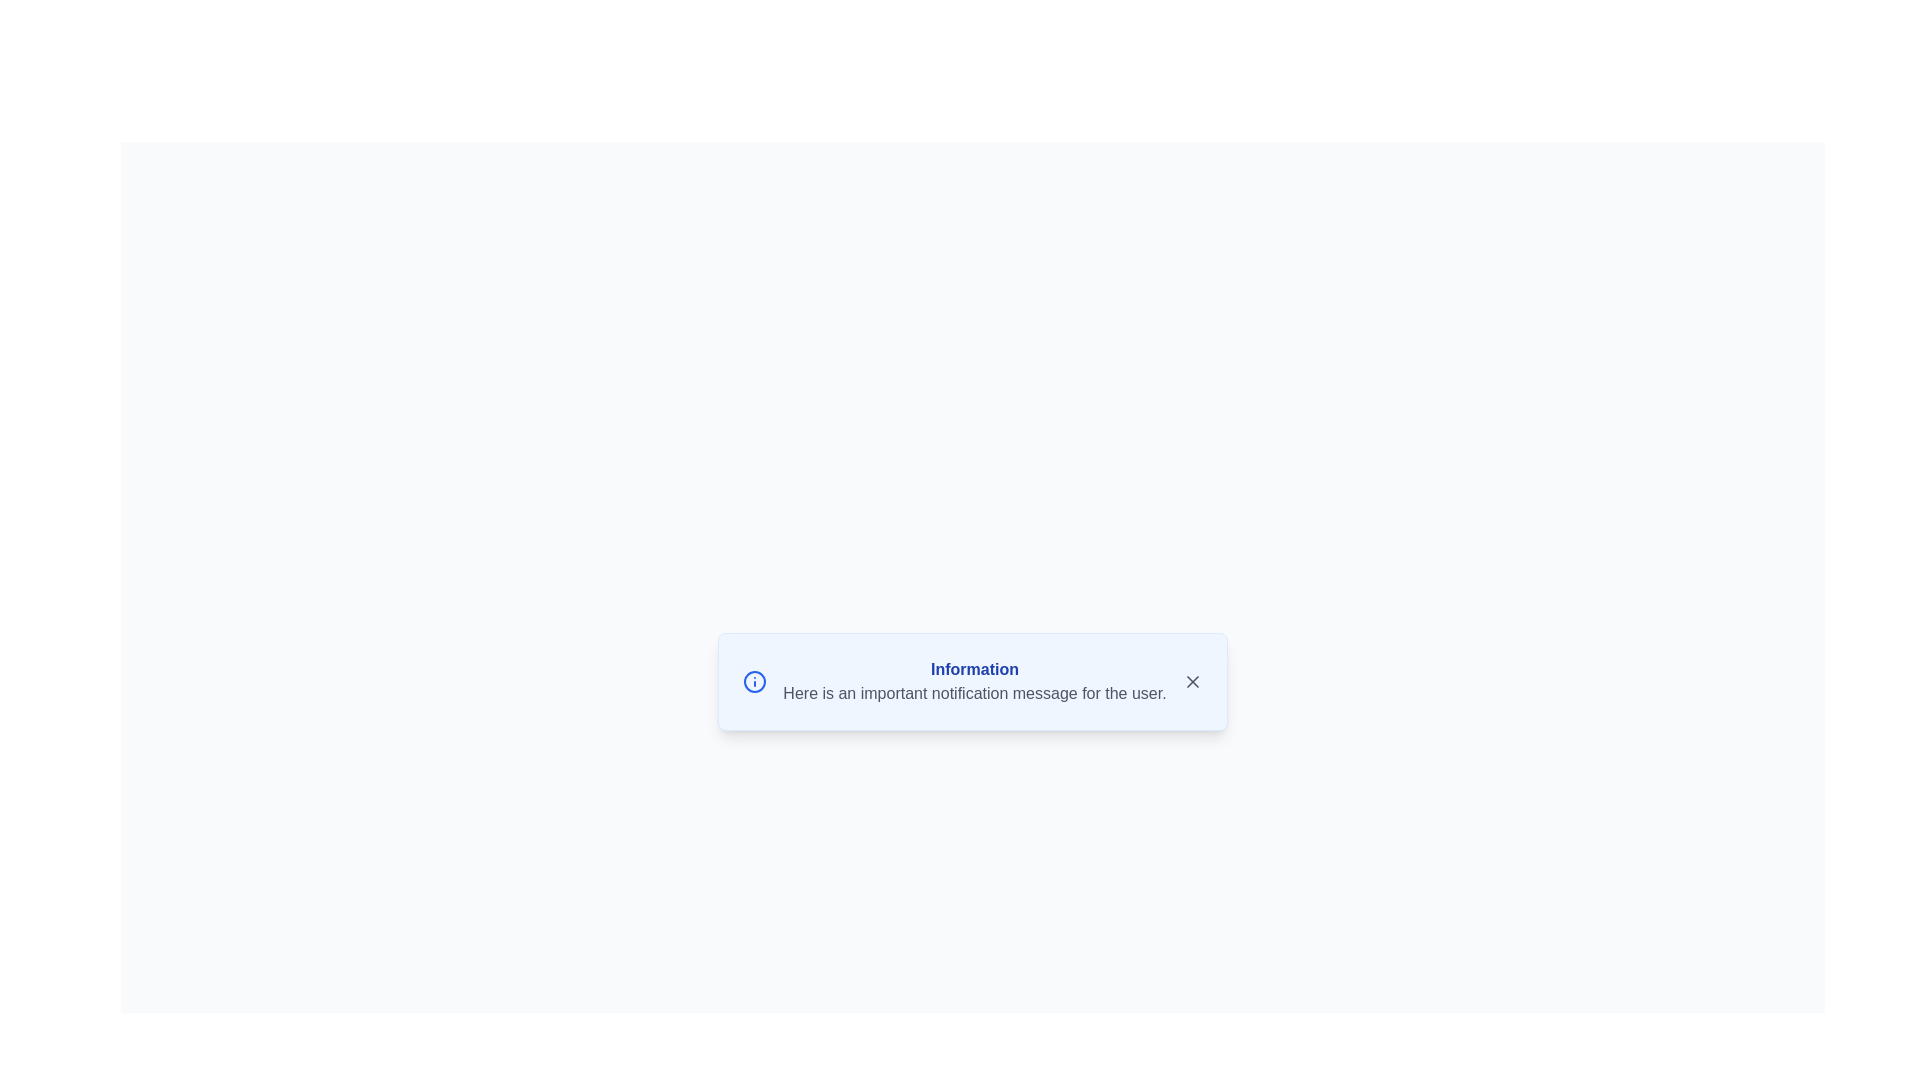 The width and height of the screenshot is (1920, 1080). I want to click on the text label styled in gray font color located within the notification box, directly below the 'Information' title, so click(974, 693).